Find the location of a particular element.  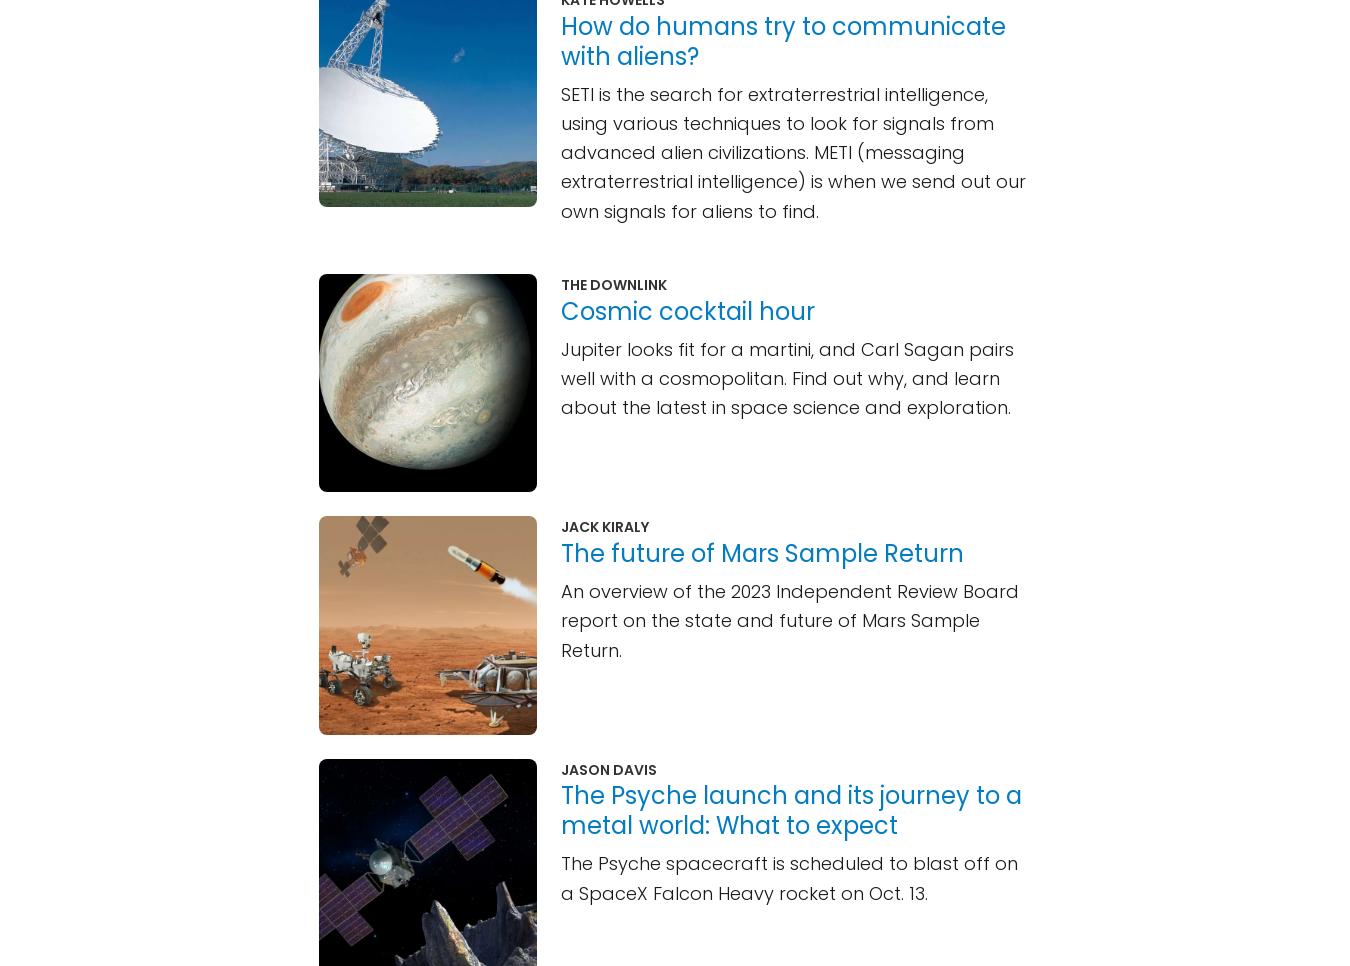

'Cosmic cocktail hour' is located at coordinates (686, 309).